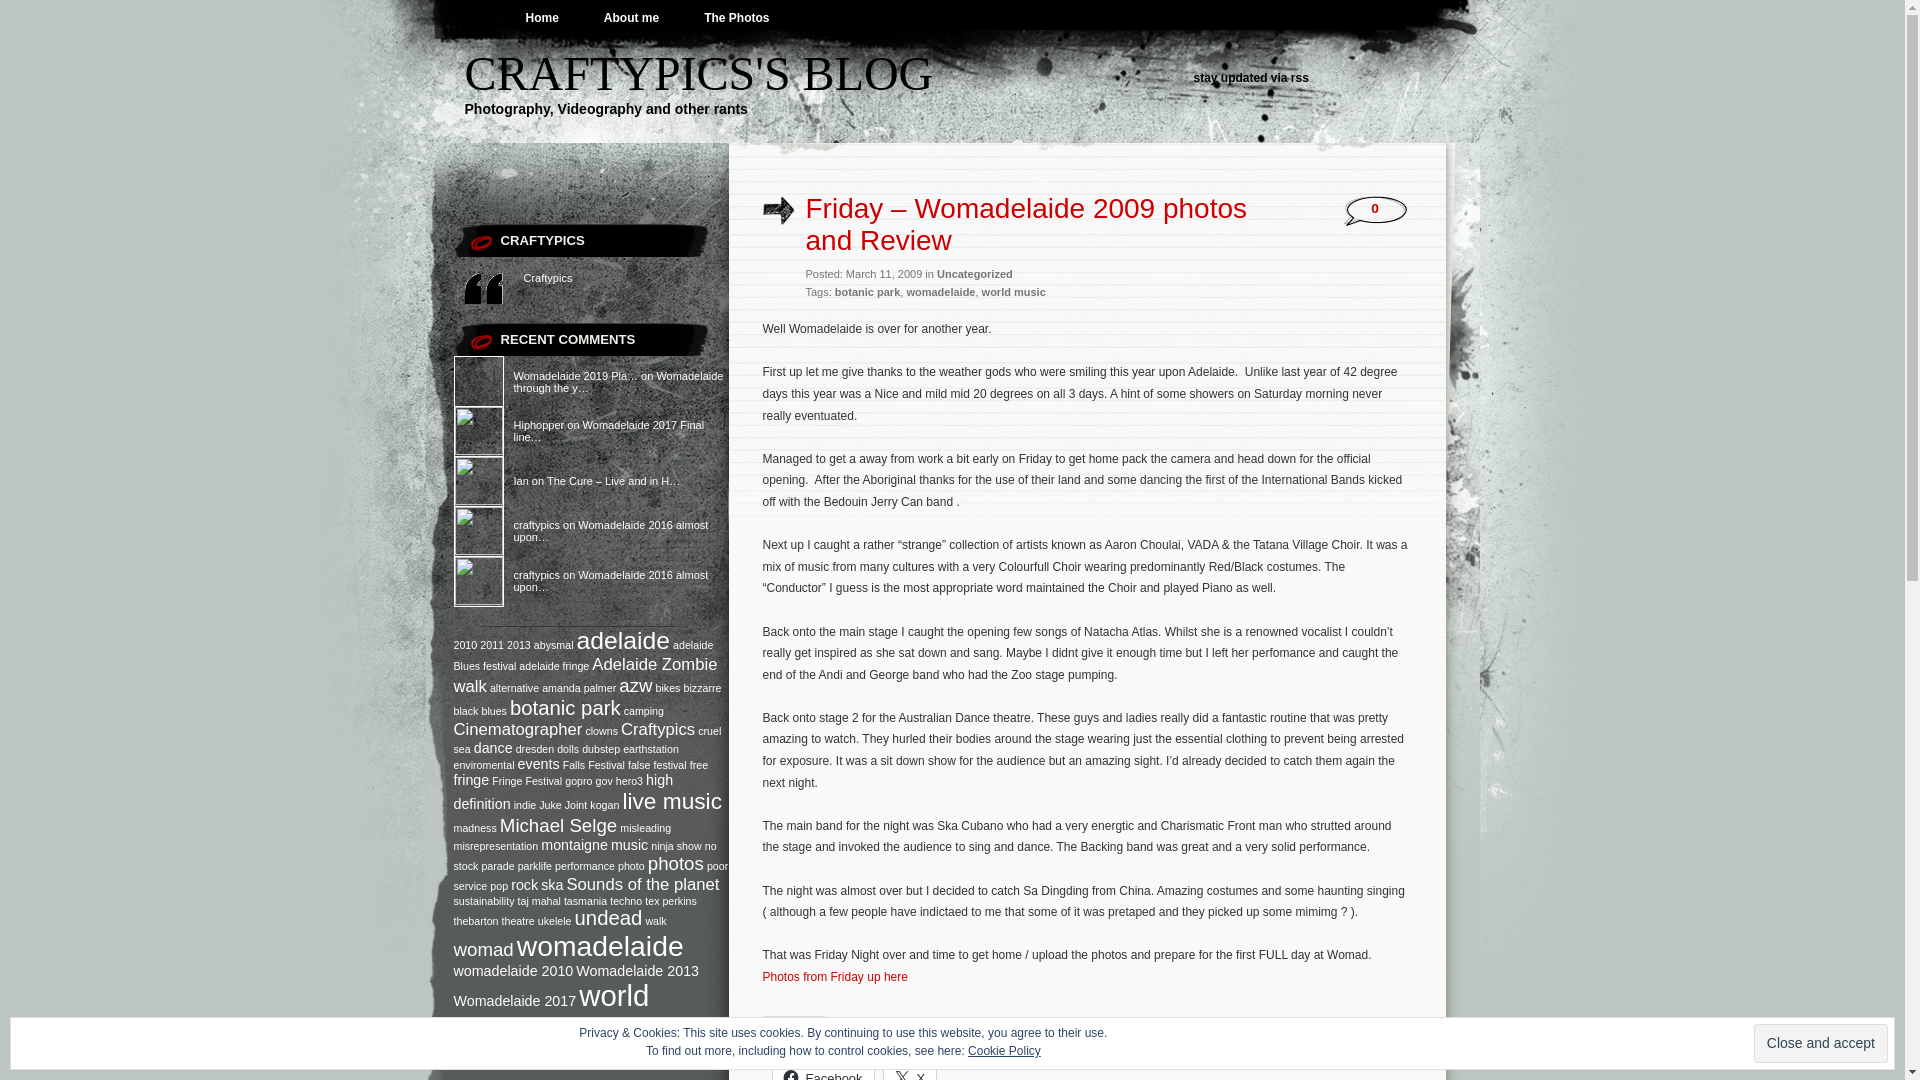 The image size is (1920, 1080). Describe the element at coordinates (600, 731) in the screenshot. I see `'clowns'` at that location.